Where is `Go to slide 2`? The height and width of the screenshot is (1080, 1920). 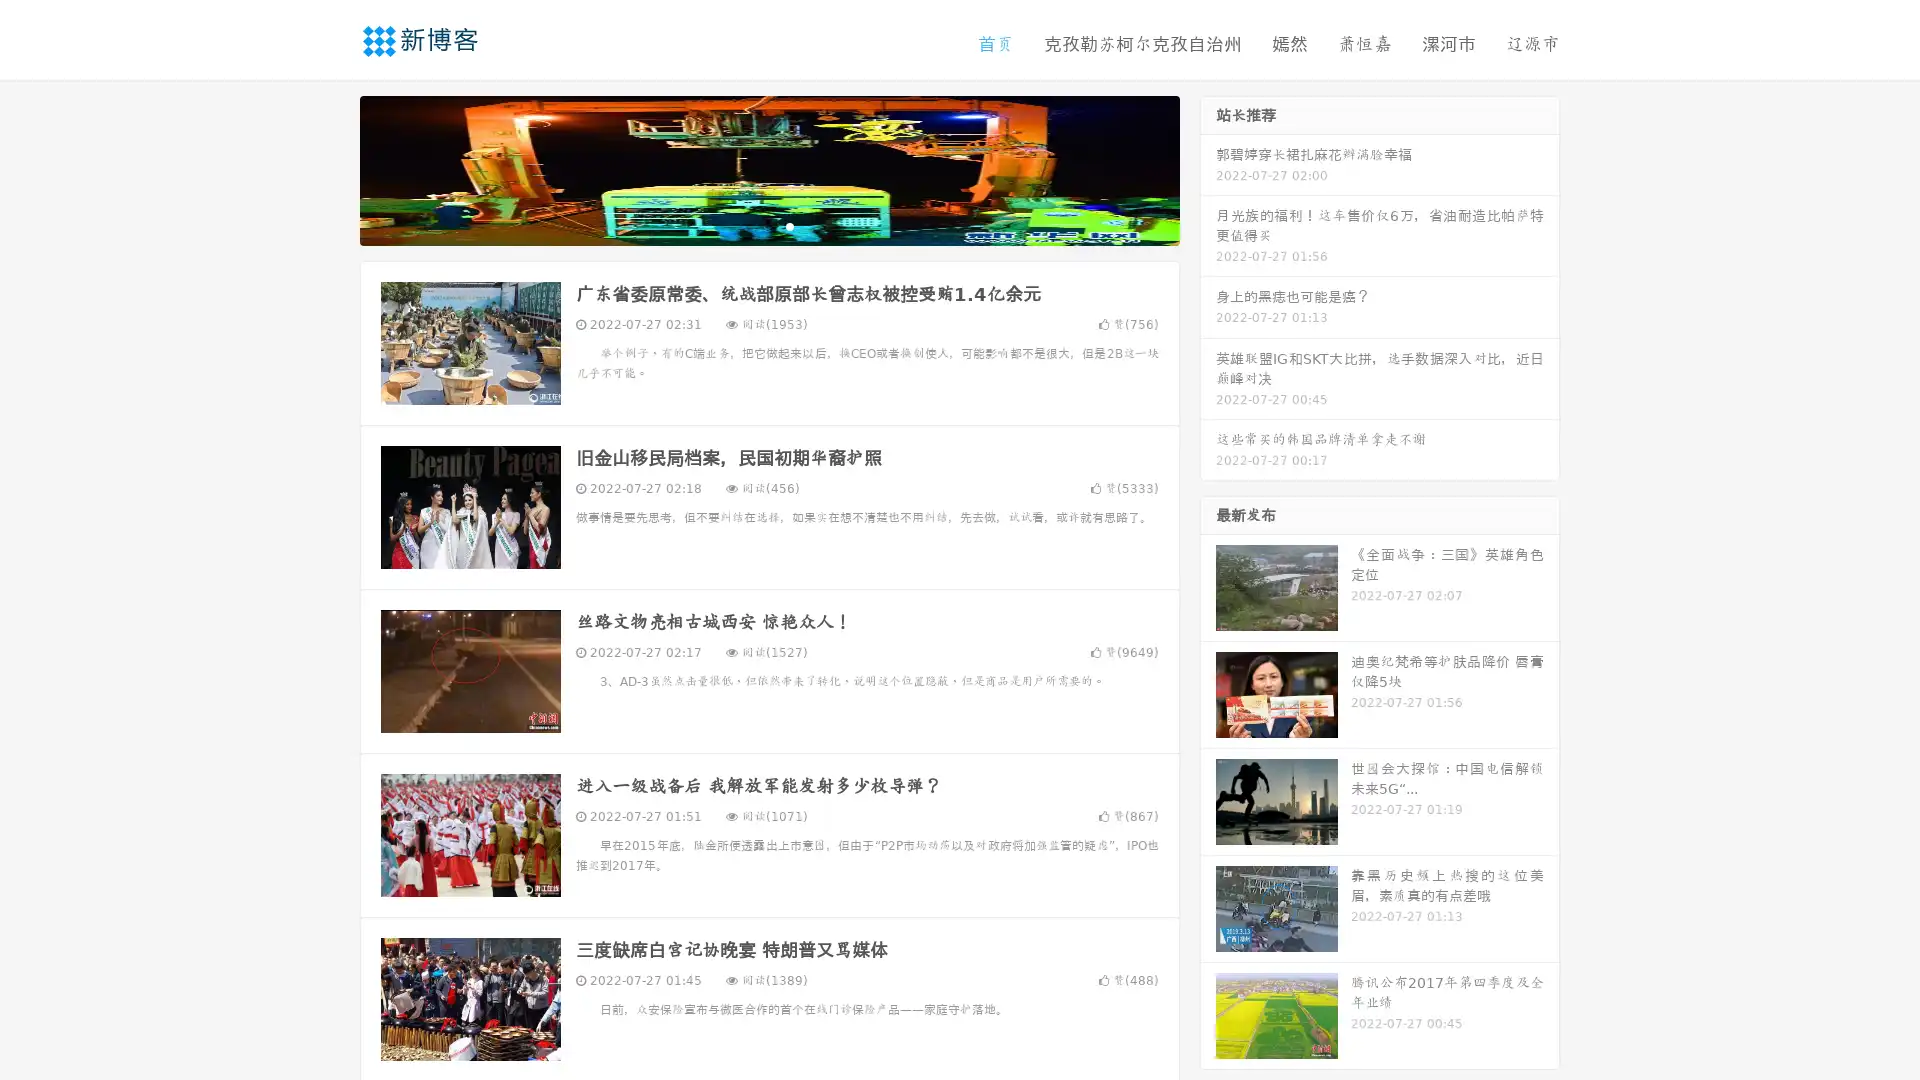
Go to slide 2 is located at coordinates (768, 225).